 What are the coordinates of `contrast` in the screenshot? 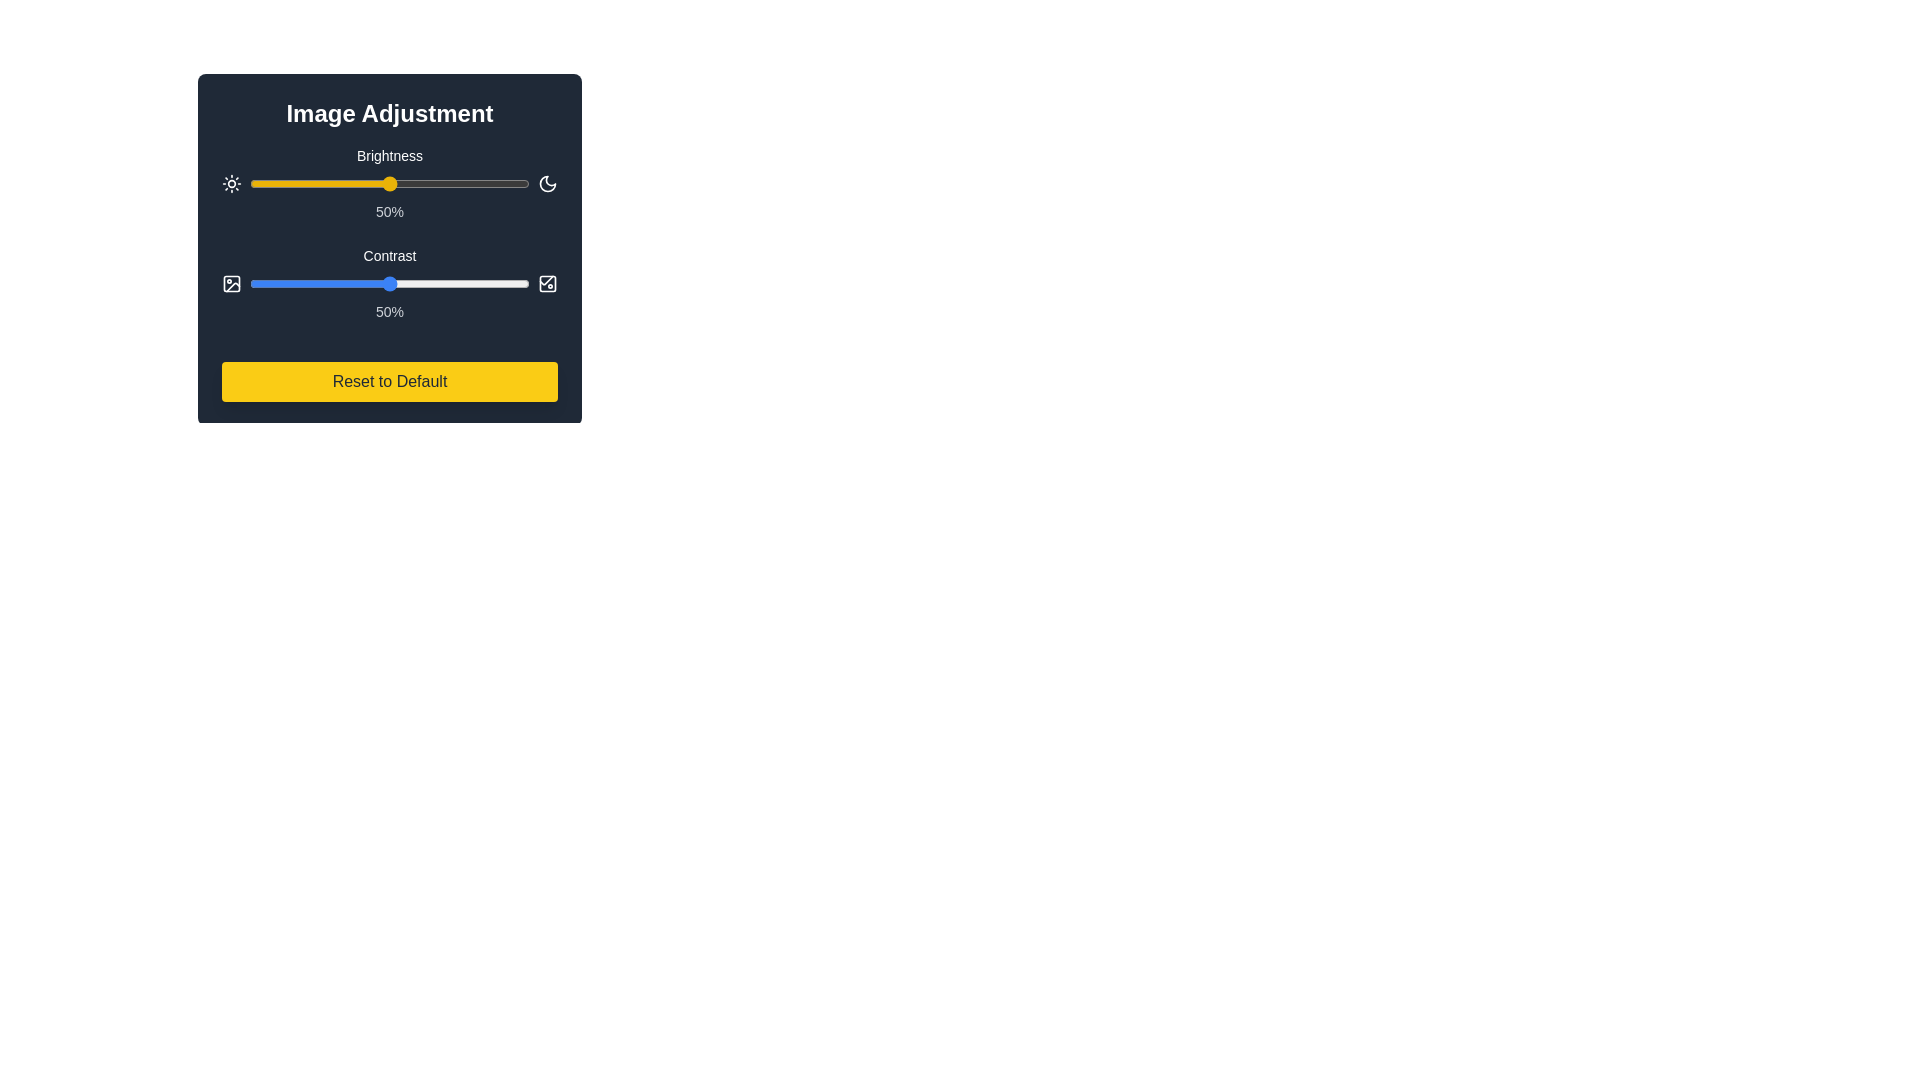 It's located at (402, 284).